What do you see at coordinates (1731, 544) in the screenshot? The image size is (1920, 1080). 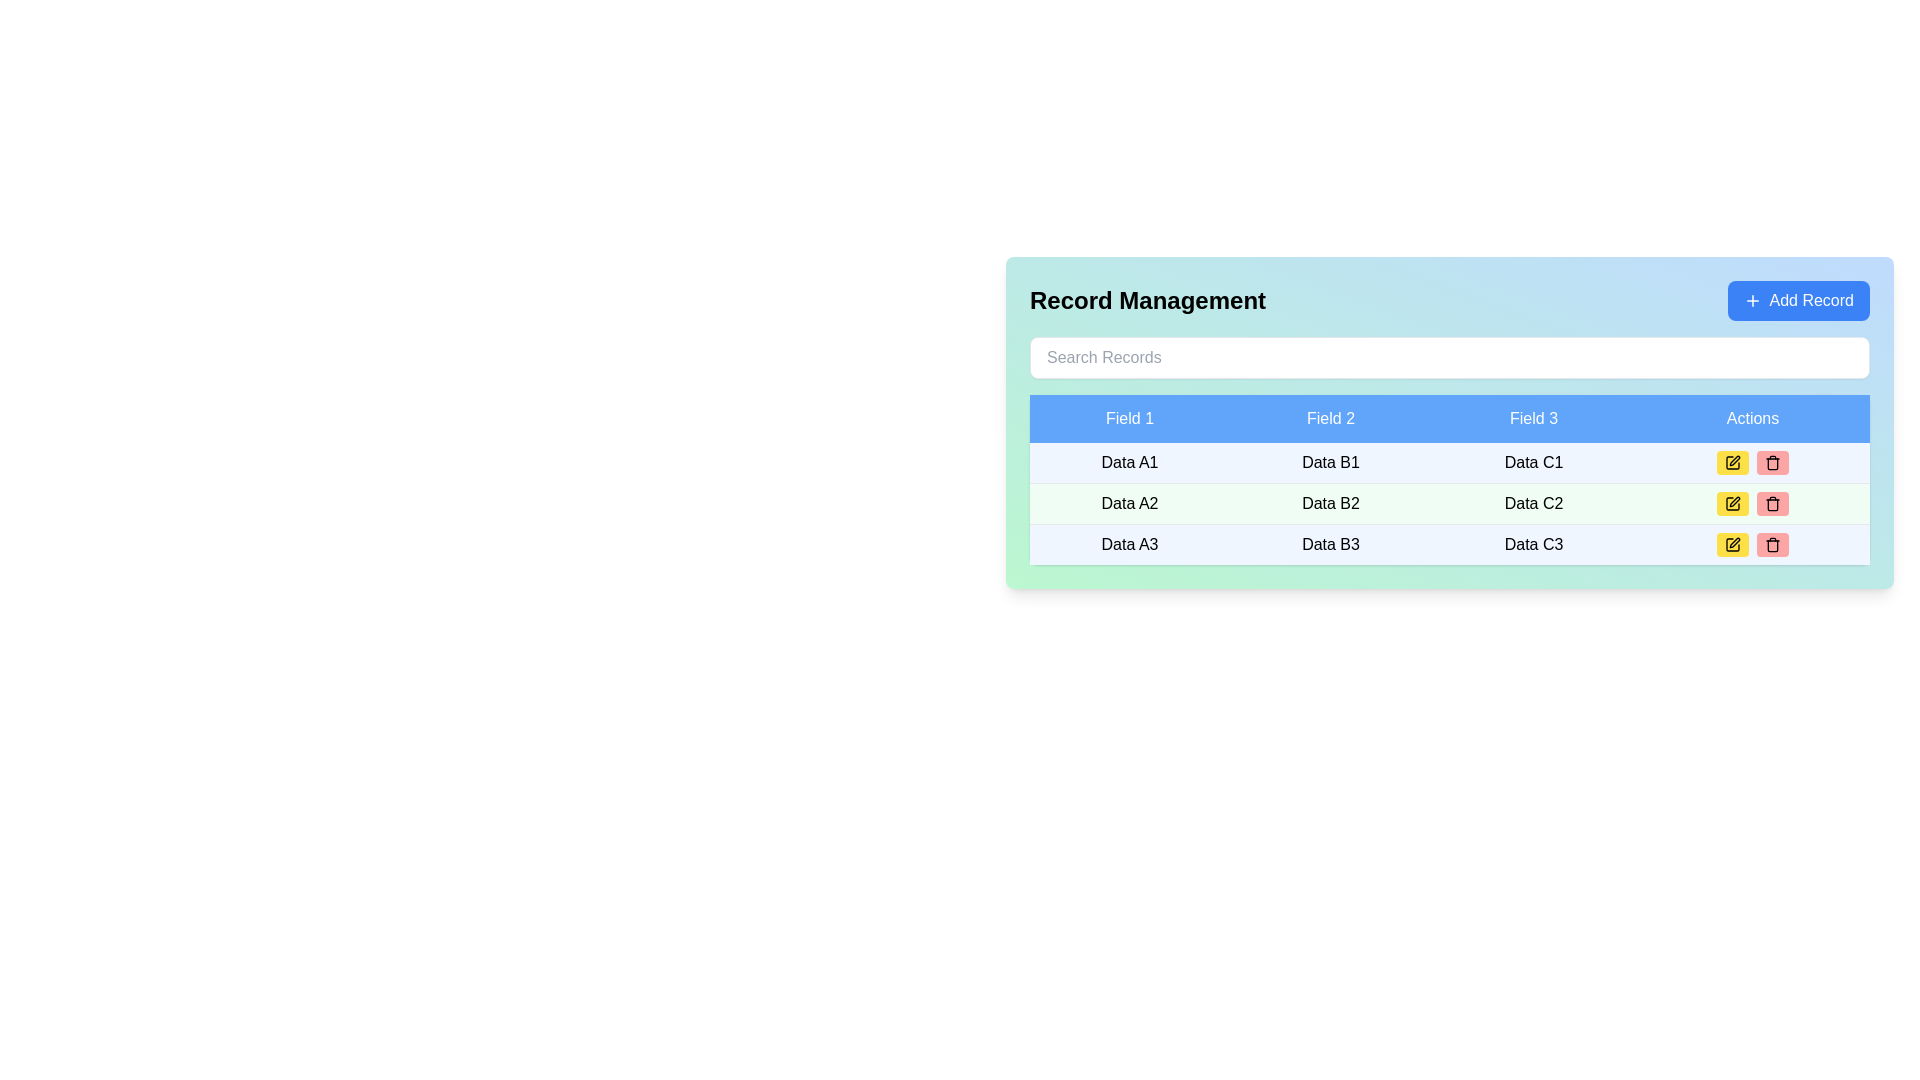 I see `the square with rounded corners icon located in the 'Actions' column of the bottommost row` at bounding box center [1731, 544].